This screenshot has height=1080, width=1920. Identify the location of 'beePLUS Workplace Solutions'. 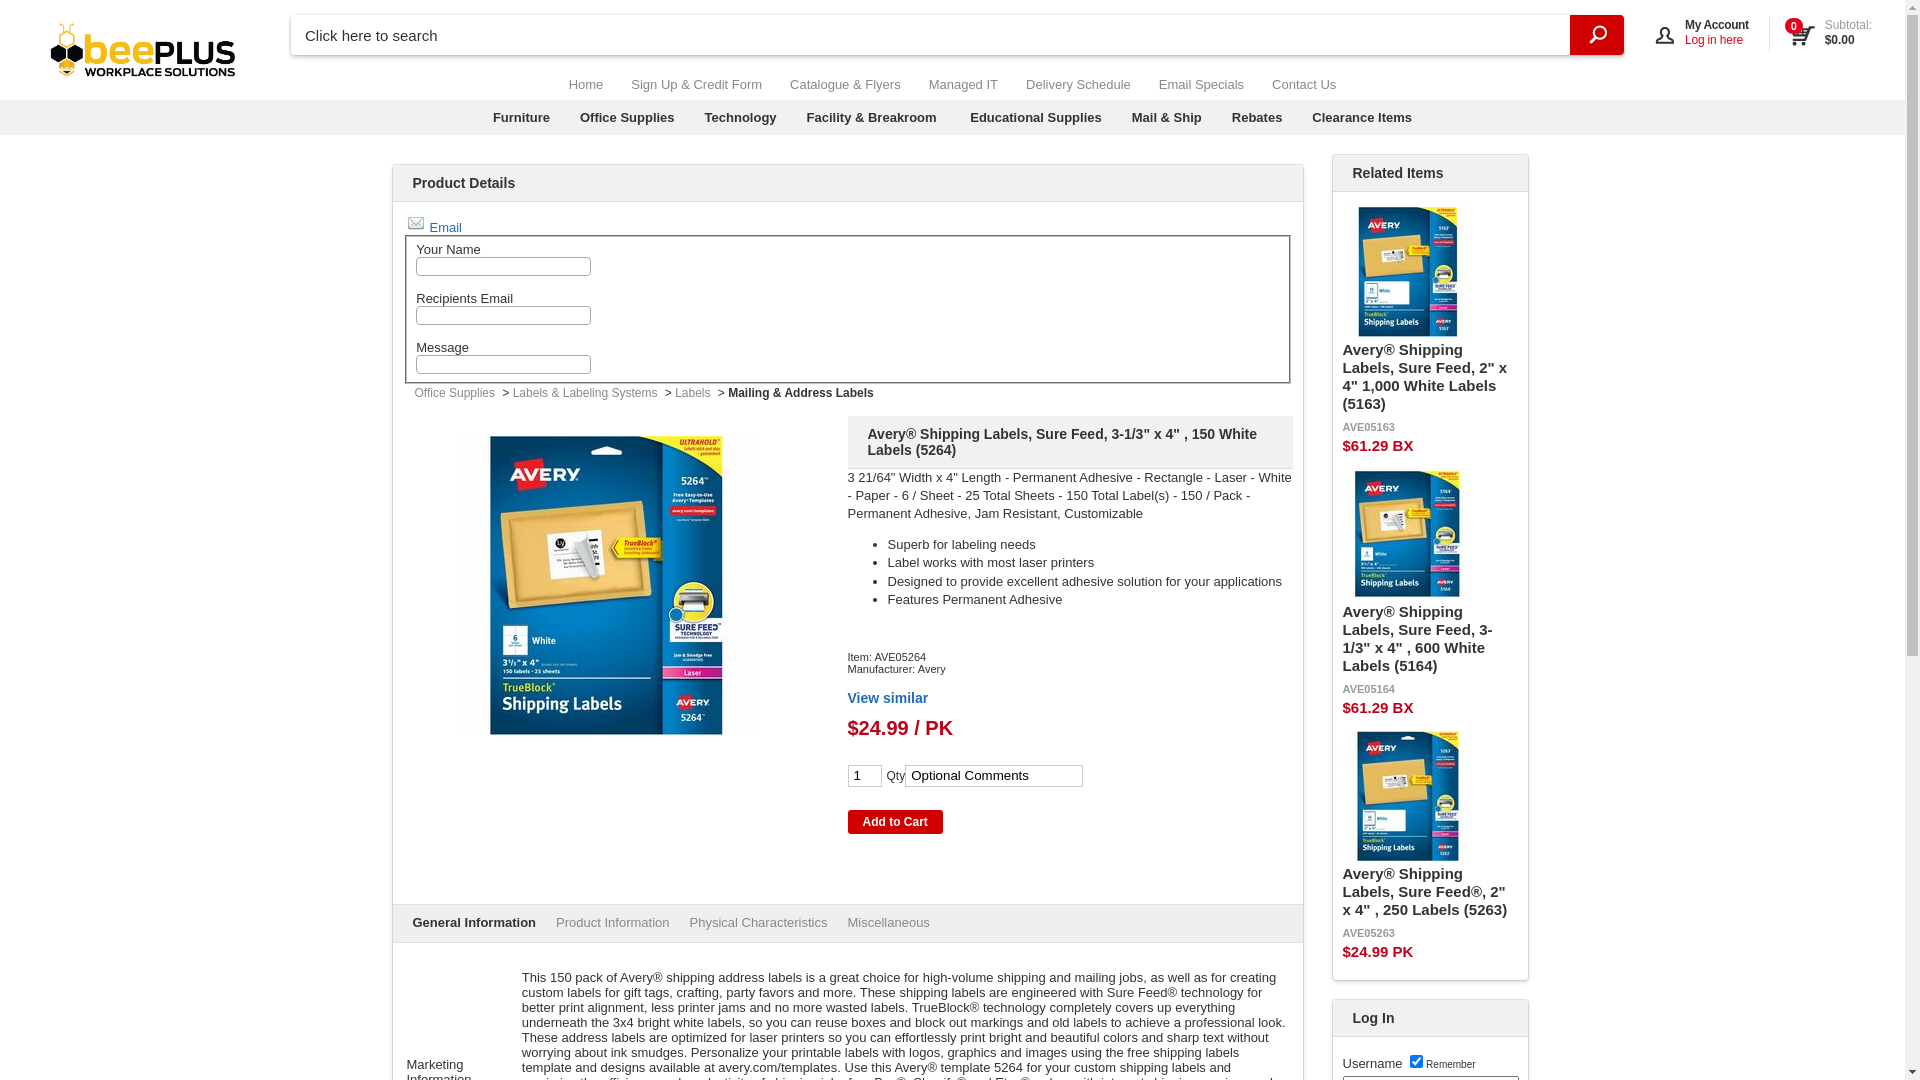
(143, 49).